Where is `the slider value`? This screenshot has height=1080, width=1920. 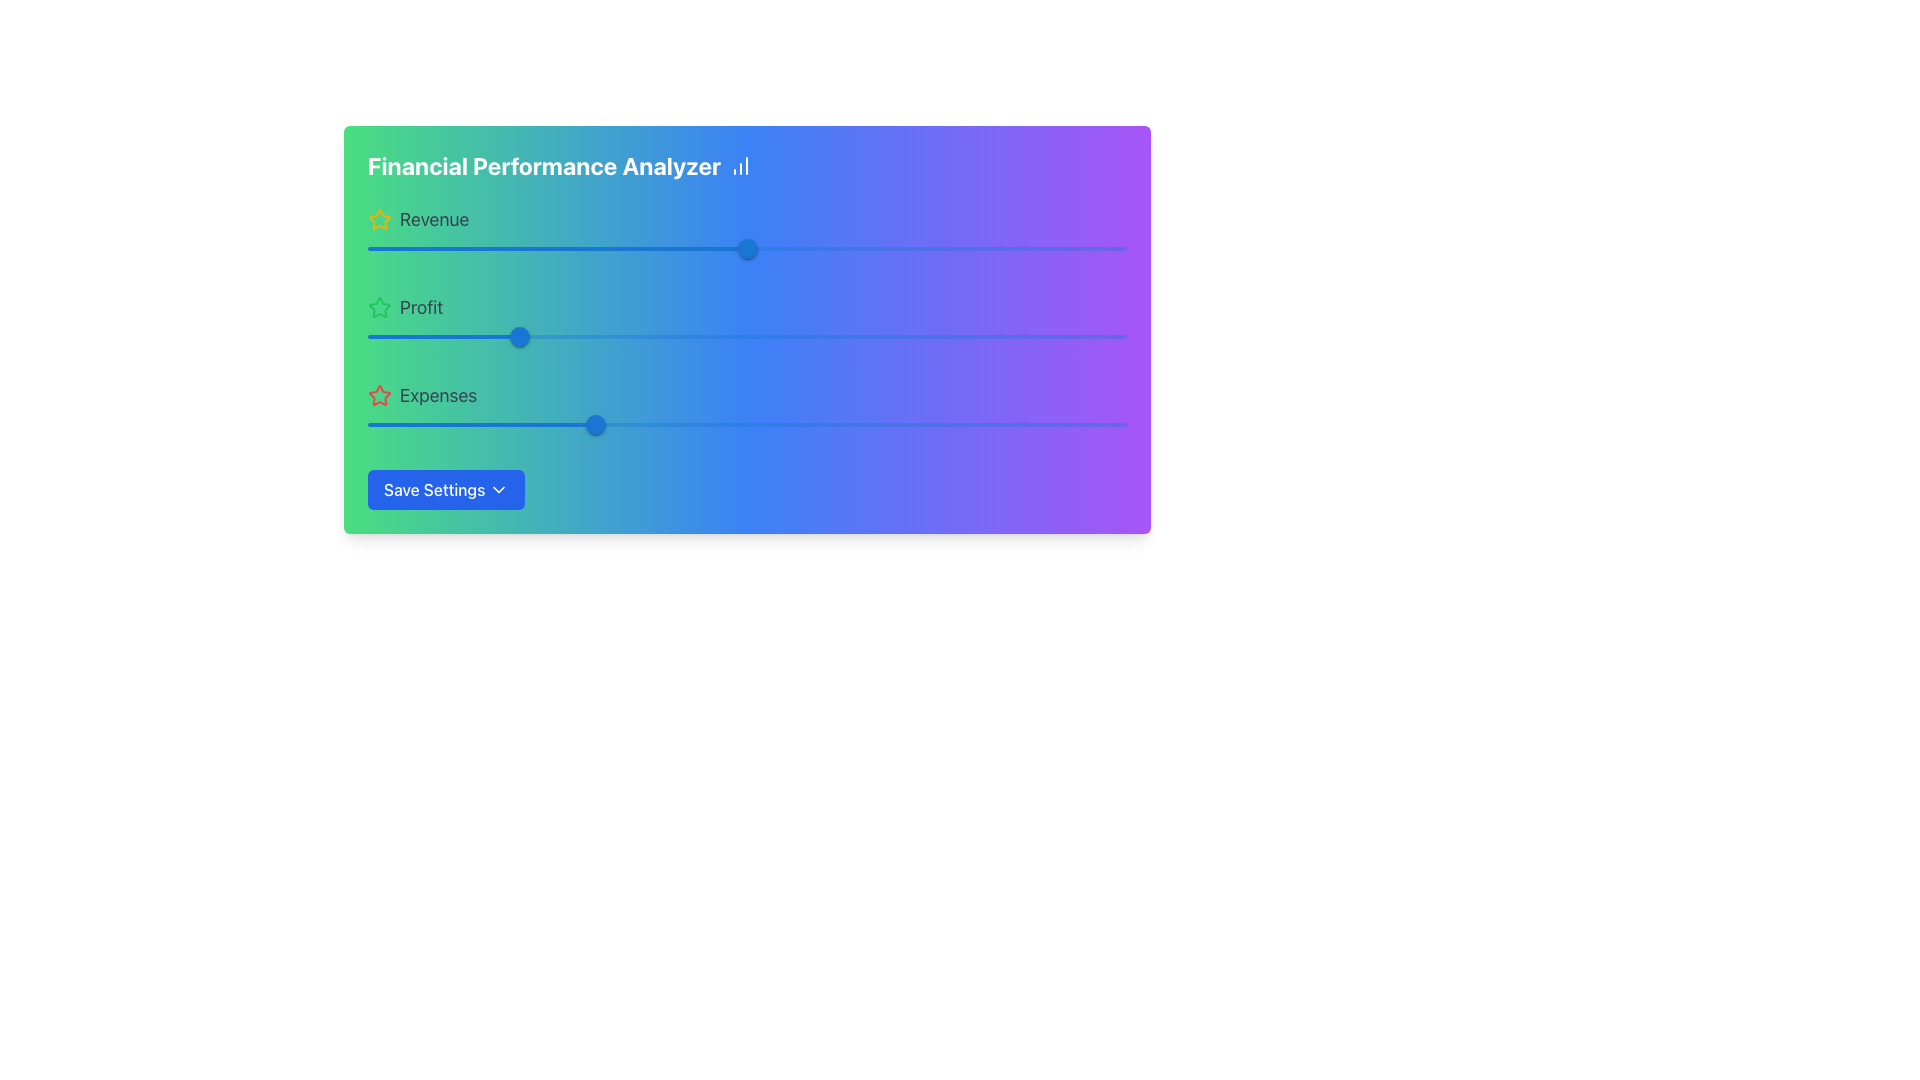
the slider value is located at coordinates (338, 423).